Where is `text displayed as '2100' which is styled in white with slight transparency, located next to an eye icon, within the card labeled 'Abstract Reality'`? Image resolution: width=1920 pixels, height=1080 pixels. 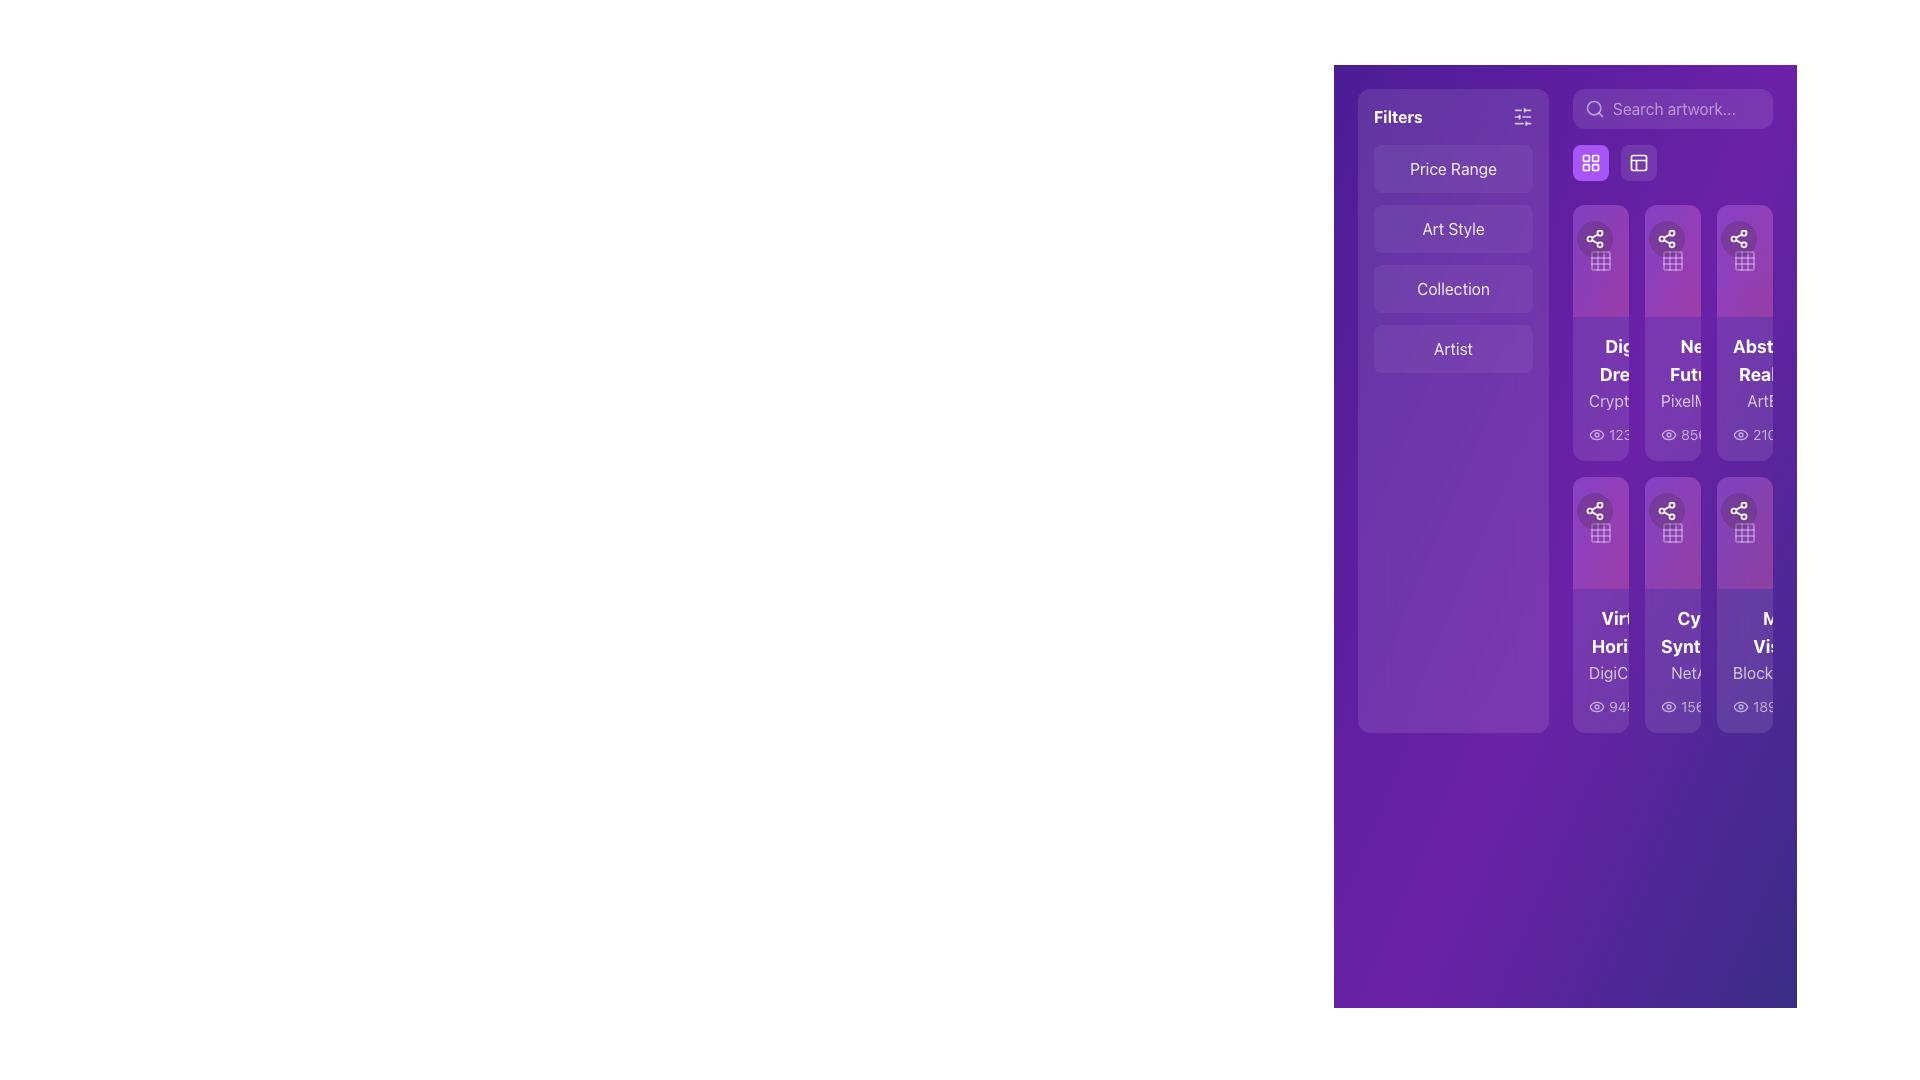
text displayed as '2100' which is styled in white with slight transparency, located next to an eye icon, within the card labeled 'Abstract Reality' is located at coordinates (1757, 434).